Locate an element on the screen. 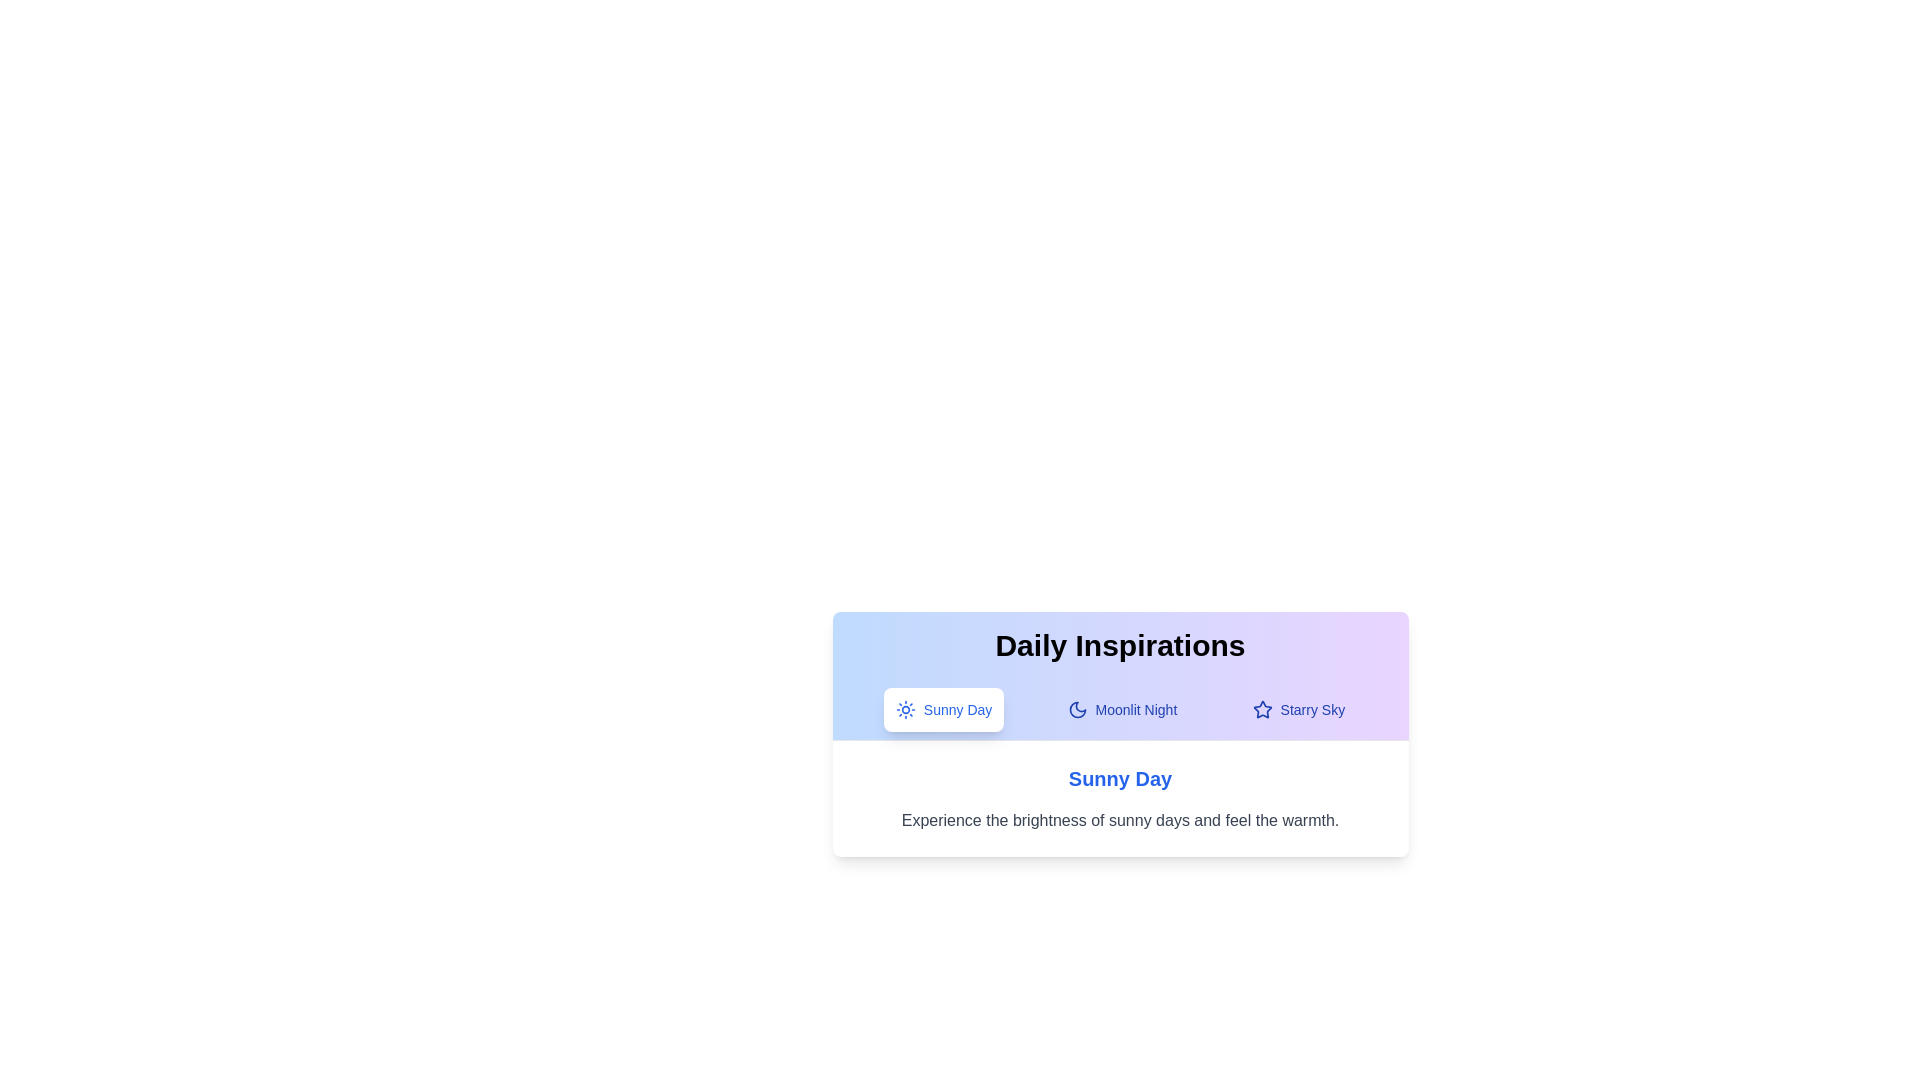  the tab labeled Sunny Day to display its content is located at coordinates (943, 708).